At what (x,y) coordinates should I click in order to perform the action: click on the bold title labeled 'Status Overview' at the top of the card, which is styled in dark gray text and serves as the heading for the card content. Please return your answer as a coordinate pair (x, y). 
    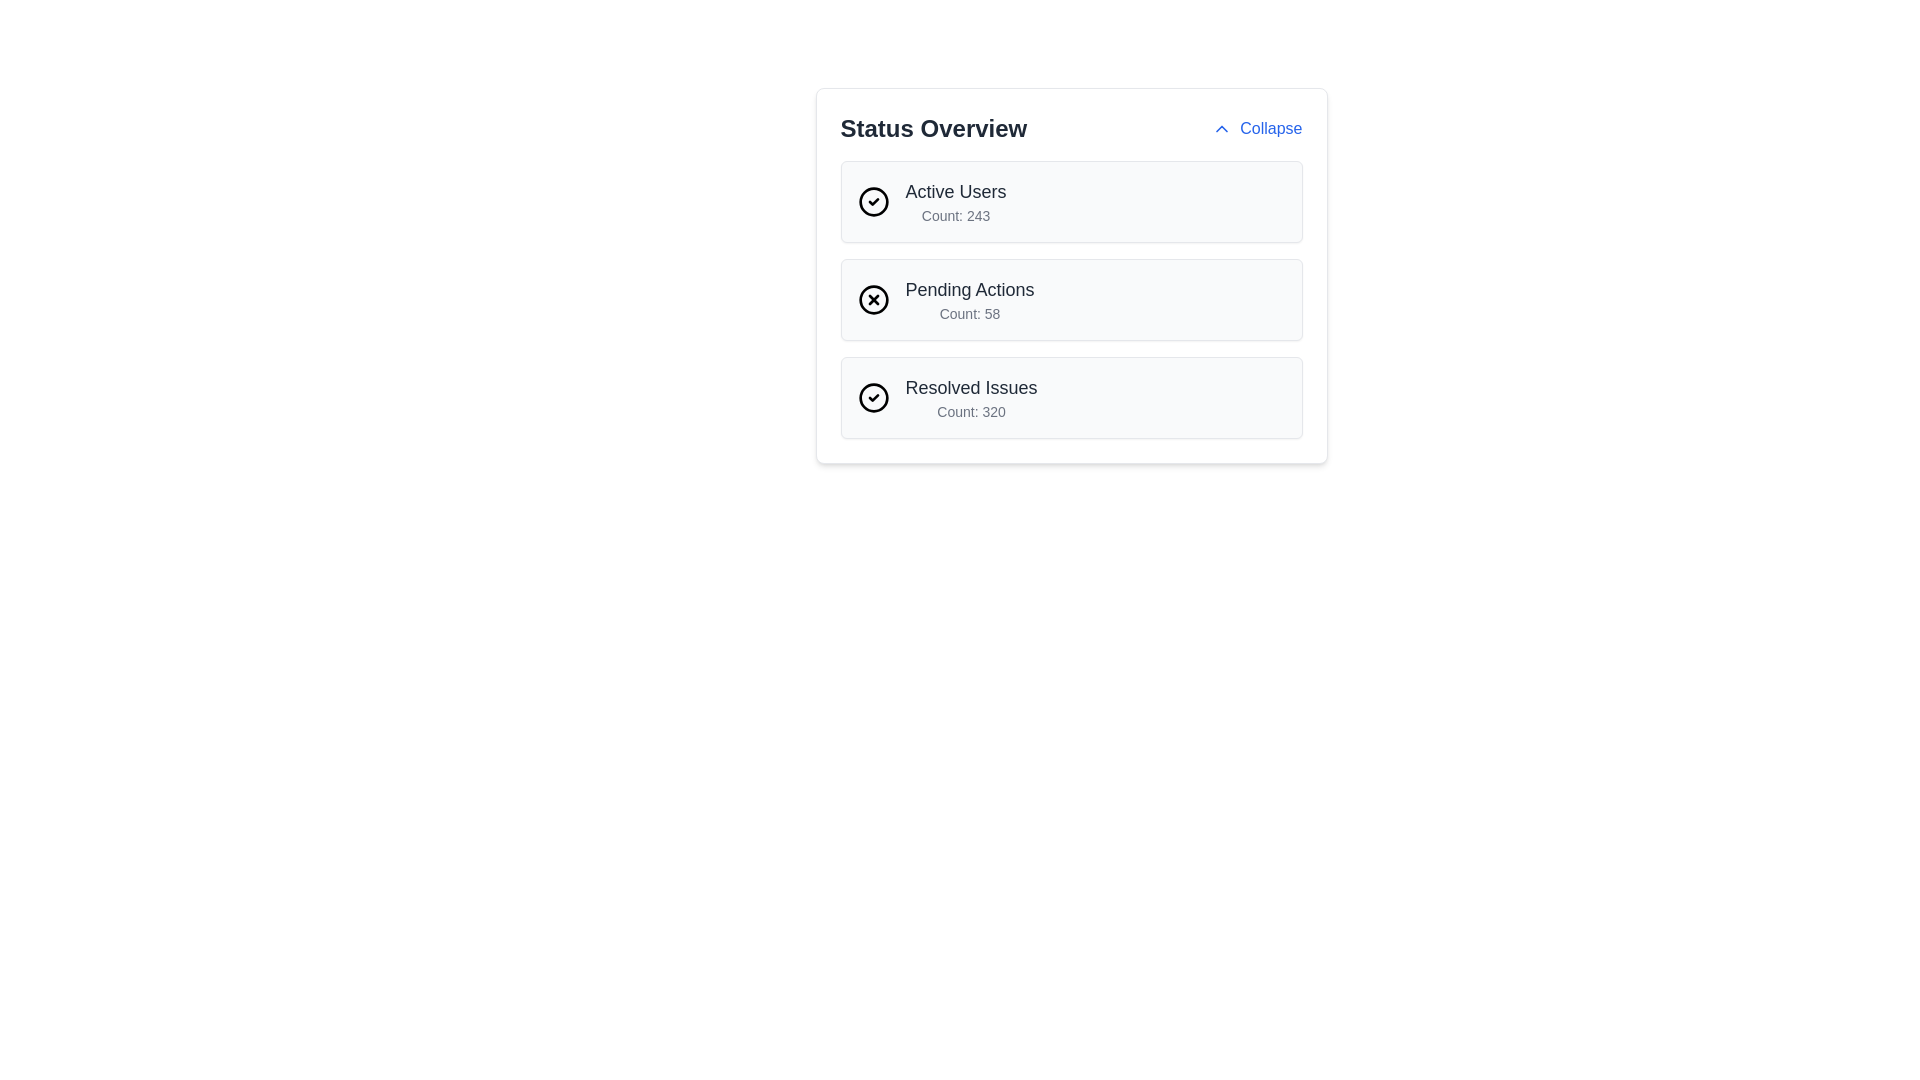
    Looking at the image, I should click on (932, 128).